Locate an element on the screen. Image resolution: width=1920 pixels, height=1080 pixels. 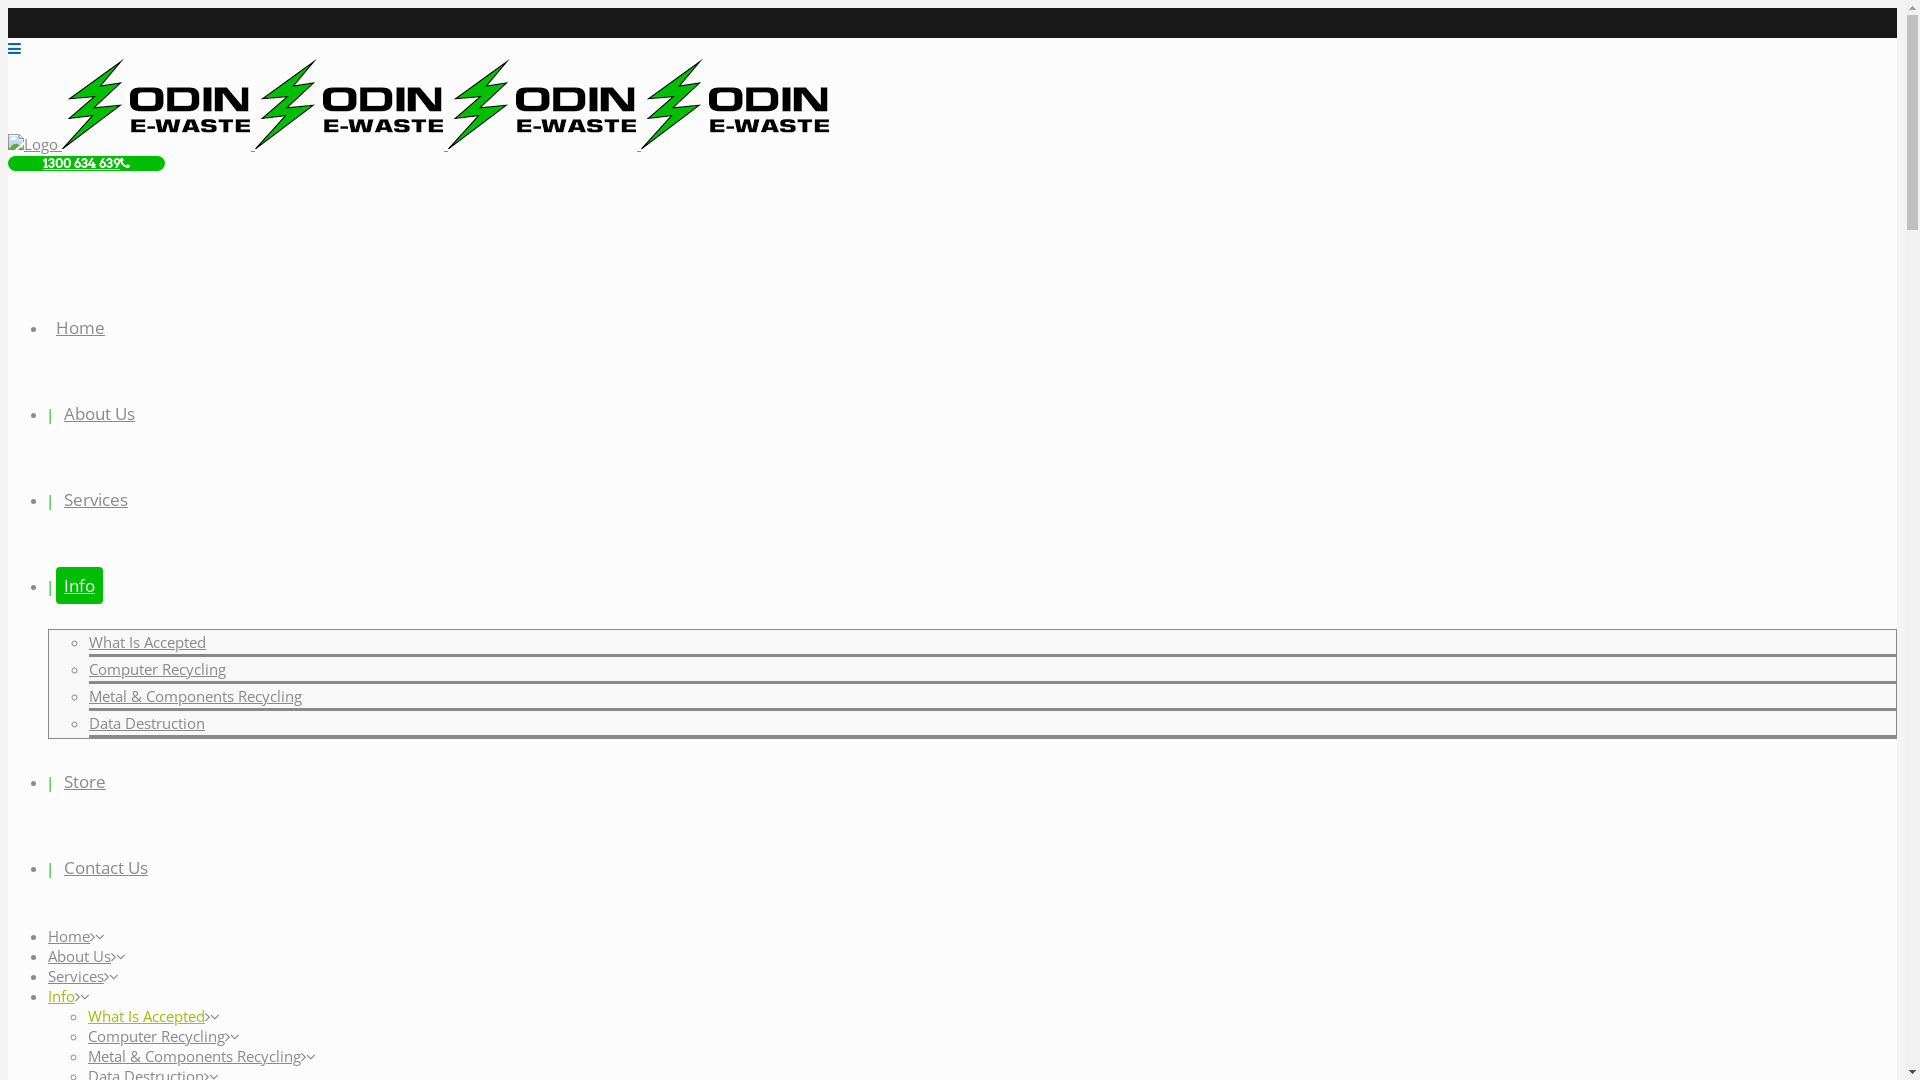
'Metal & Components Recycling' is located at coordinates (194, 1055).